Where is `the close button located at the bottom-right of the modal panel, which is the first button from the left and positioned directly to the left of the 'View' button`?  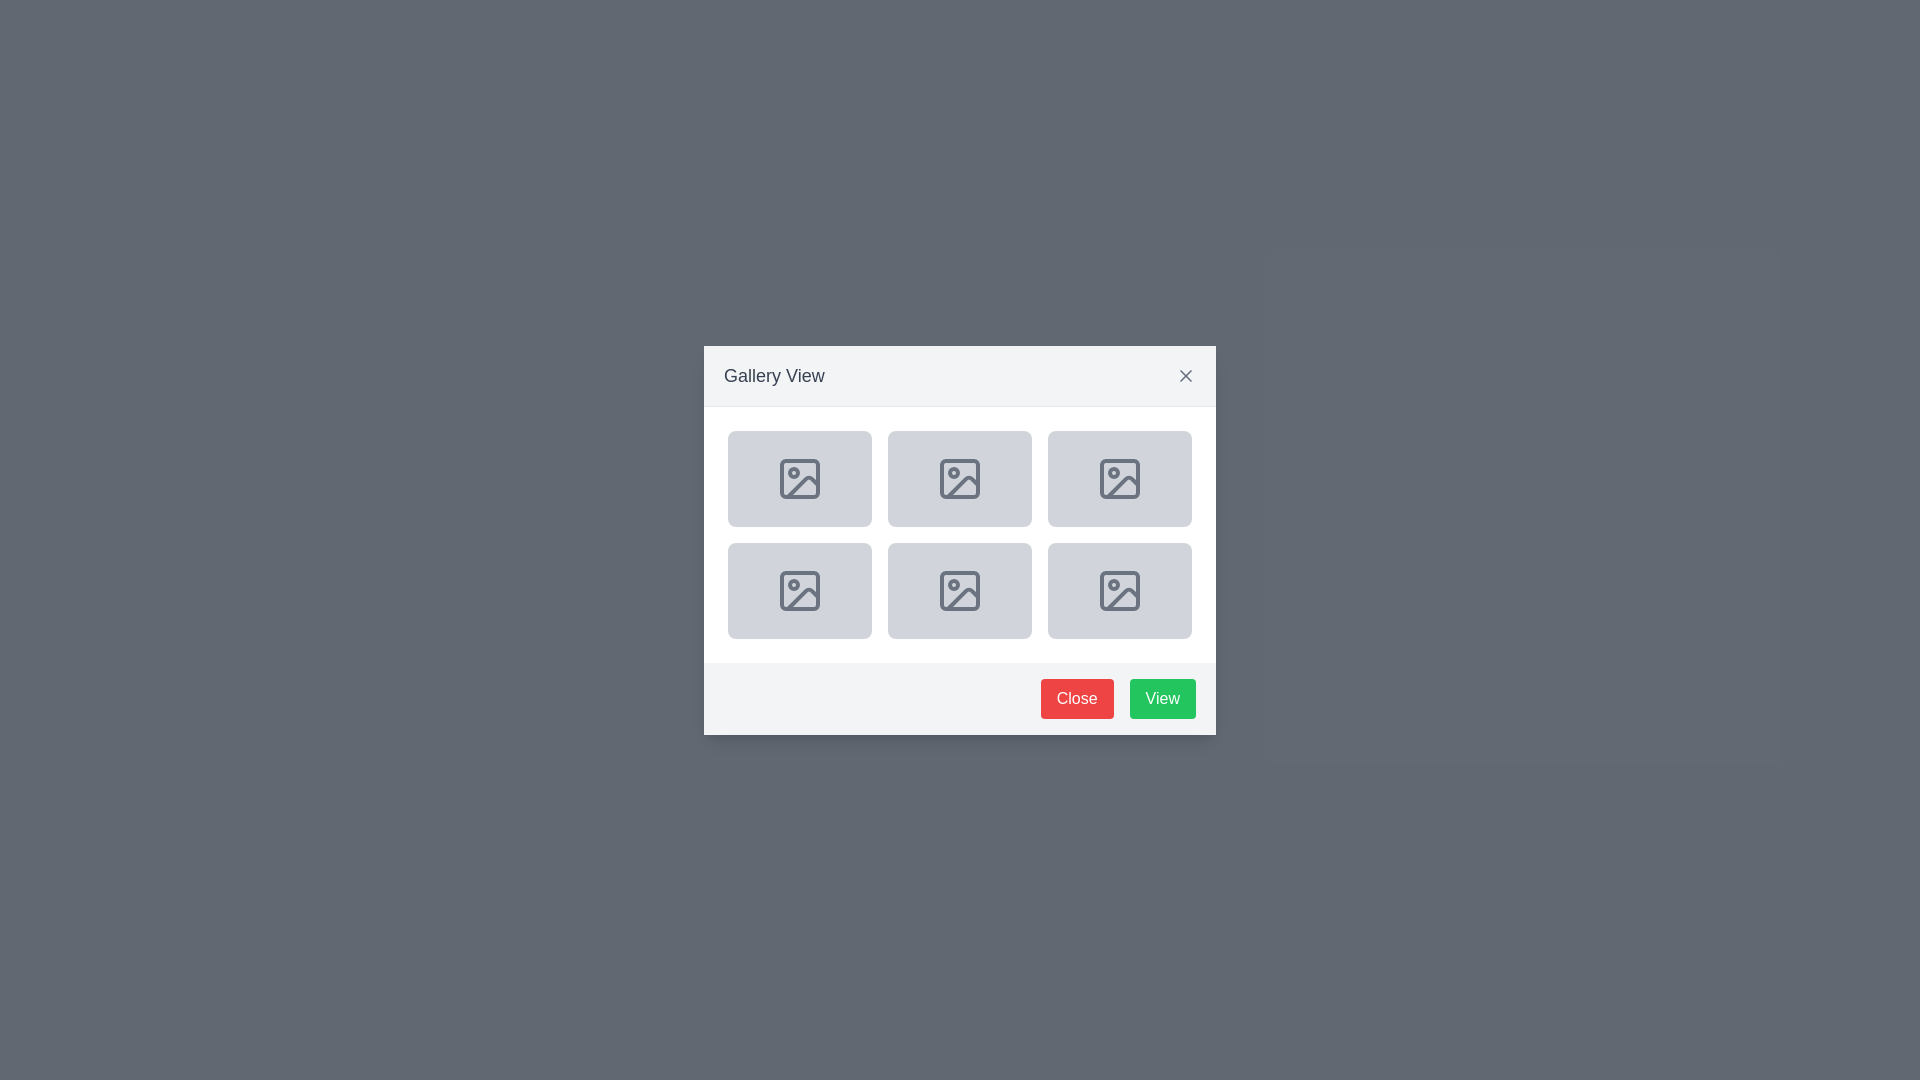
the close button located at the bottom-right of the modal panel, which is the first button from the left and positioned directly to the left of the 'View' button is located at coordinates (1076, 697).